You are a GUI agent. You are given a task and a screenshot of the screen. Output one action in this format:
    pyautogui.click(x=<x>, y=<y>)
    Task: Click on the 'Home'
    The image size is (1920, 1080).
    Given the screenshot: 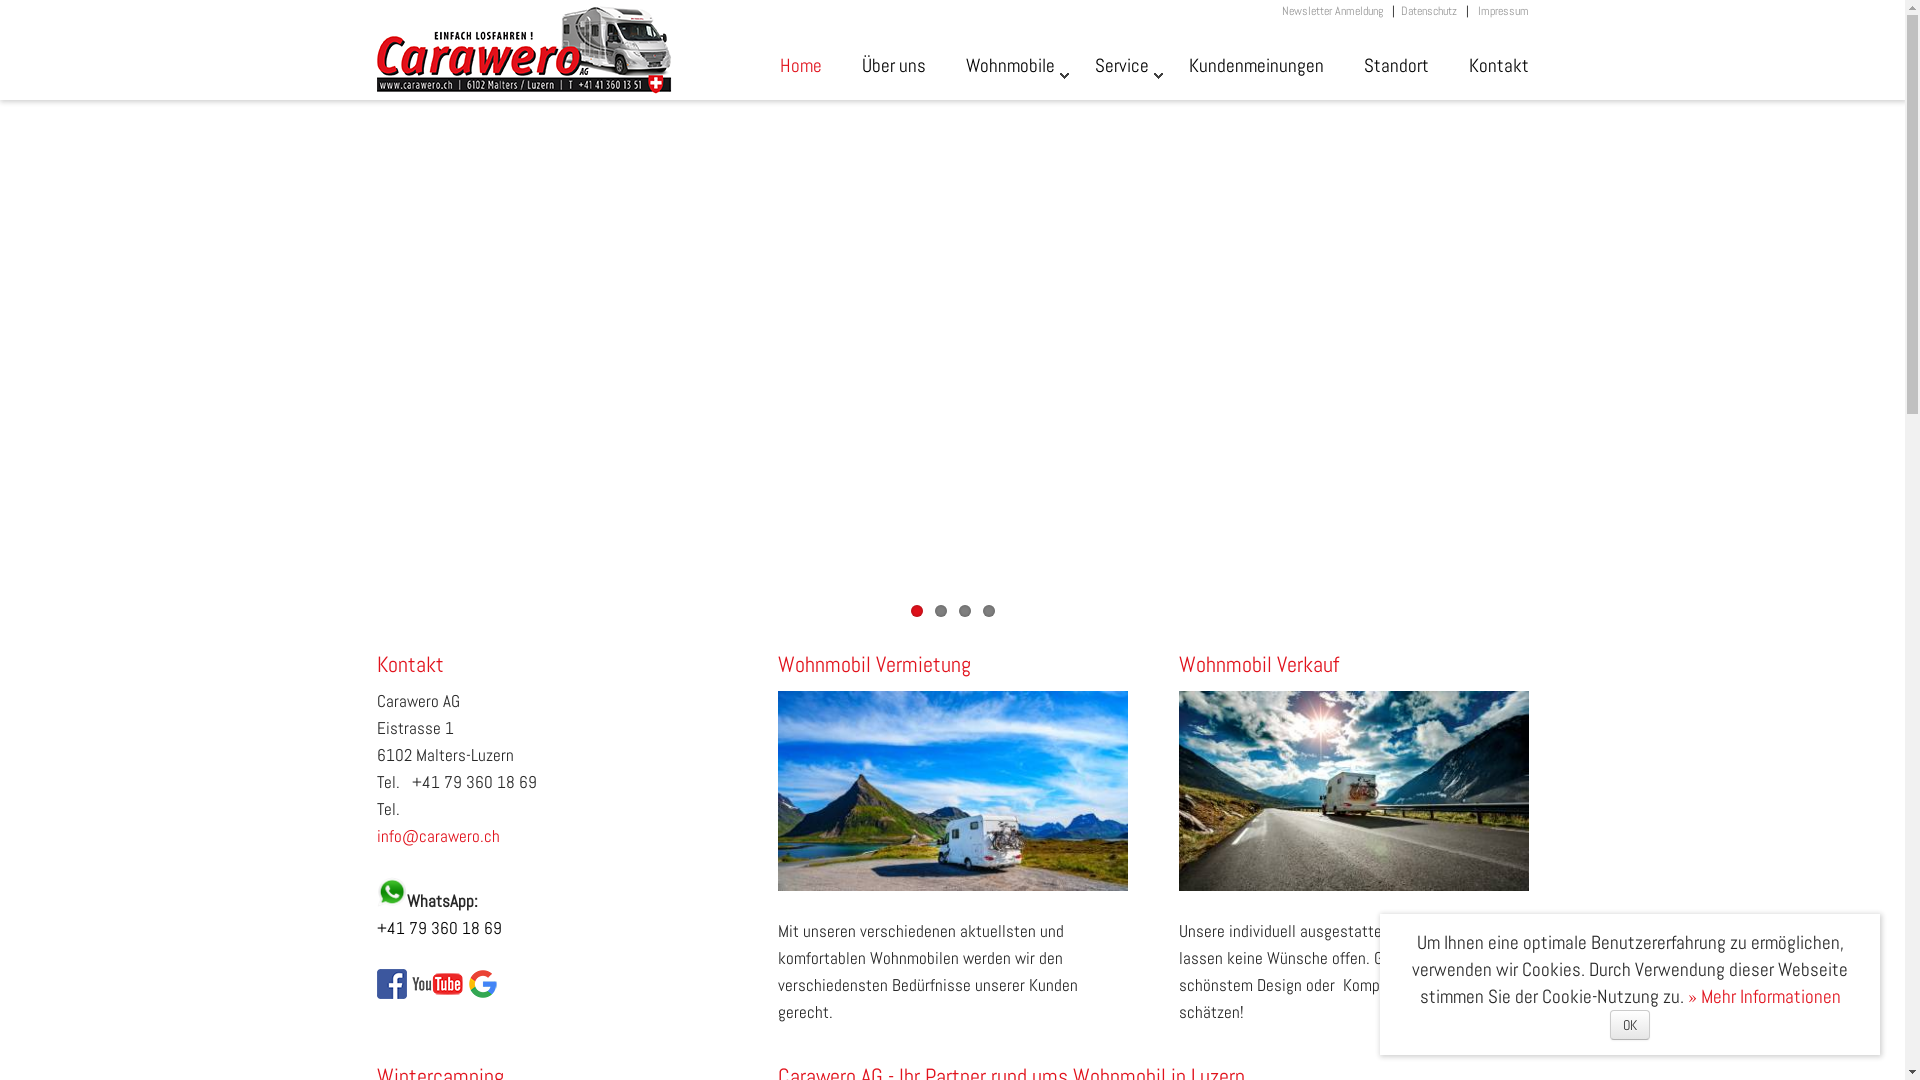 What is the action you would take?
    pyautogui.click(x=801, y=75)
    